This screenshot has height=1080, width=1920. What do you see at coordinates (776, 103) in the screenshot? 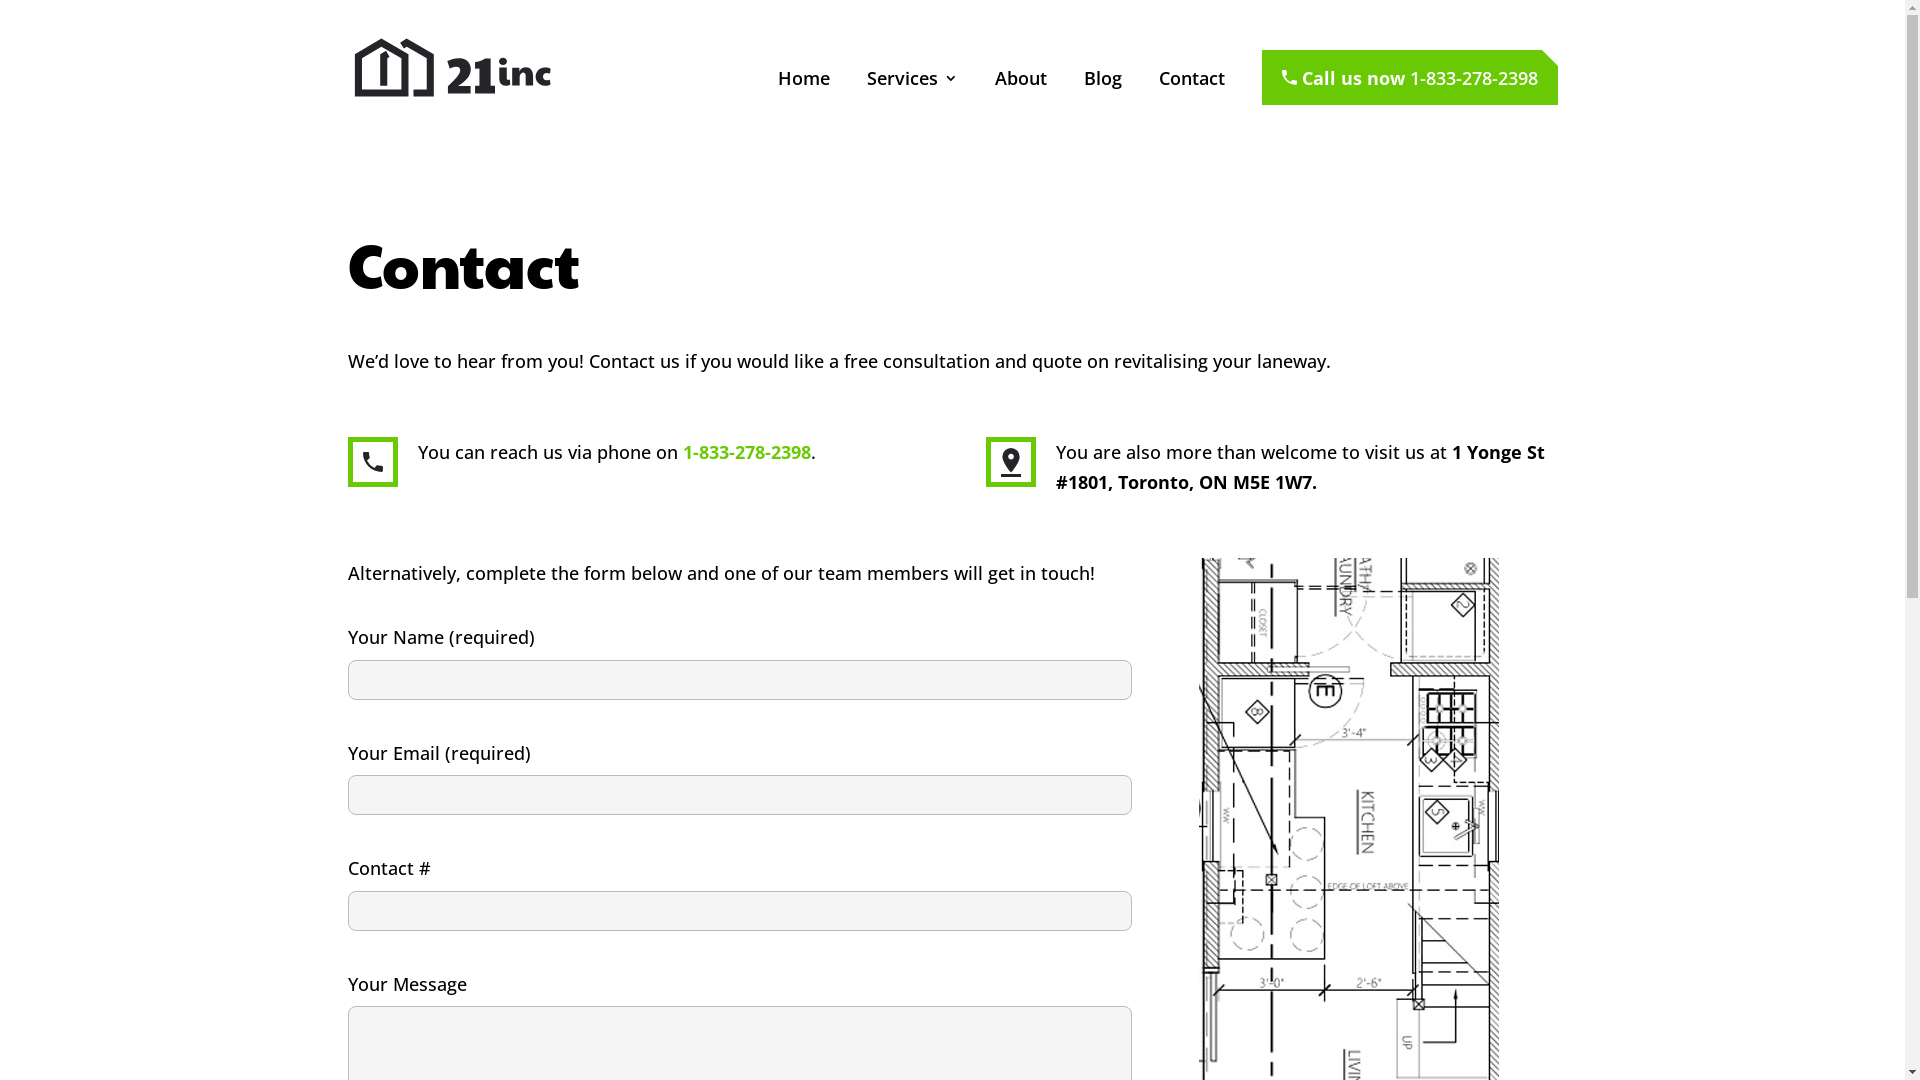
I see `'Home'` at bounding box center [776, 103].